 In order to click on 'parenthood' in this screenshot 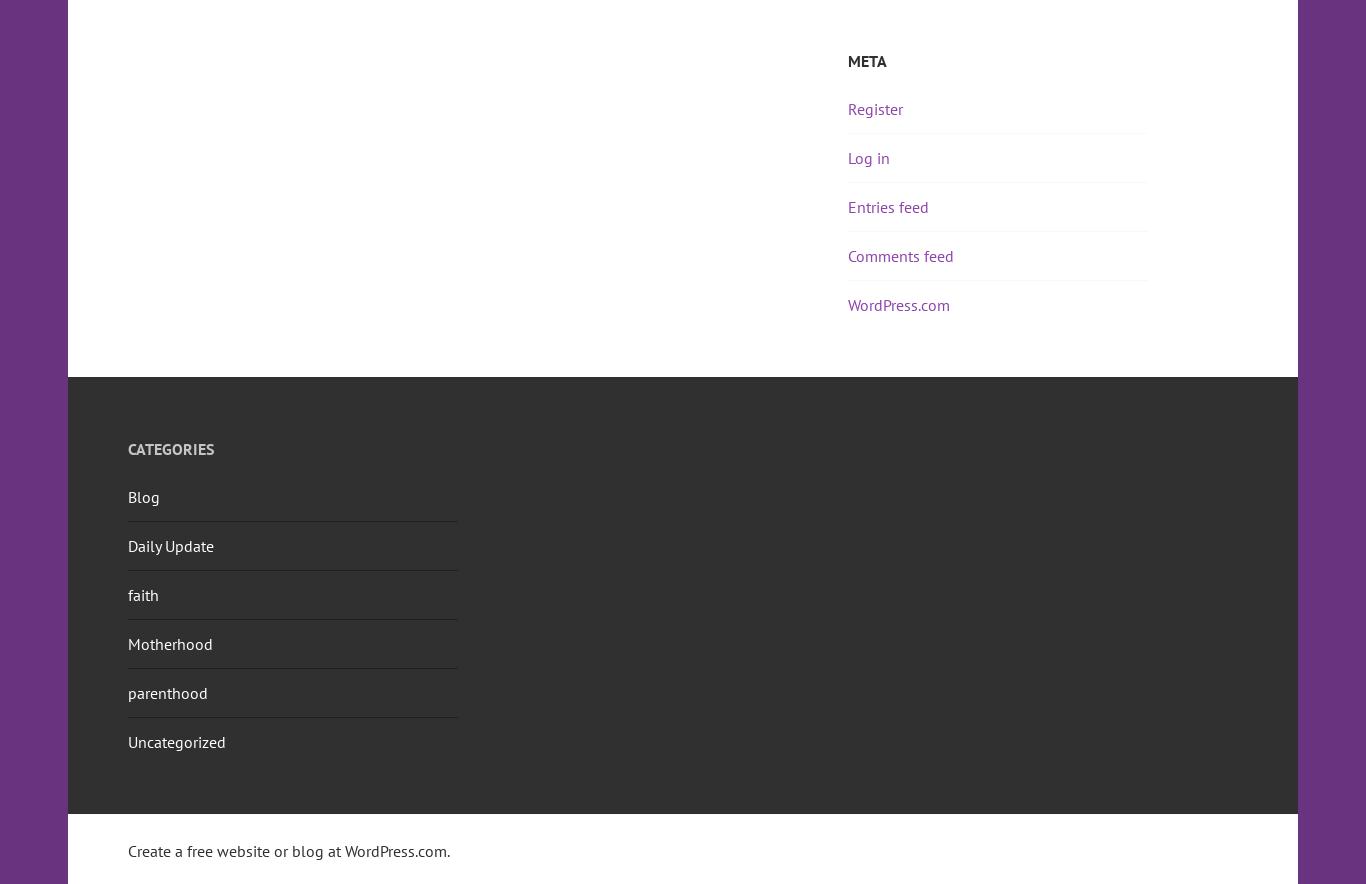, I will do `click(167, 692)`.